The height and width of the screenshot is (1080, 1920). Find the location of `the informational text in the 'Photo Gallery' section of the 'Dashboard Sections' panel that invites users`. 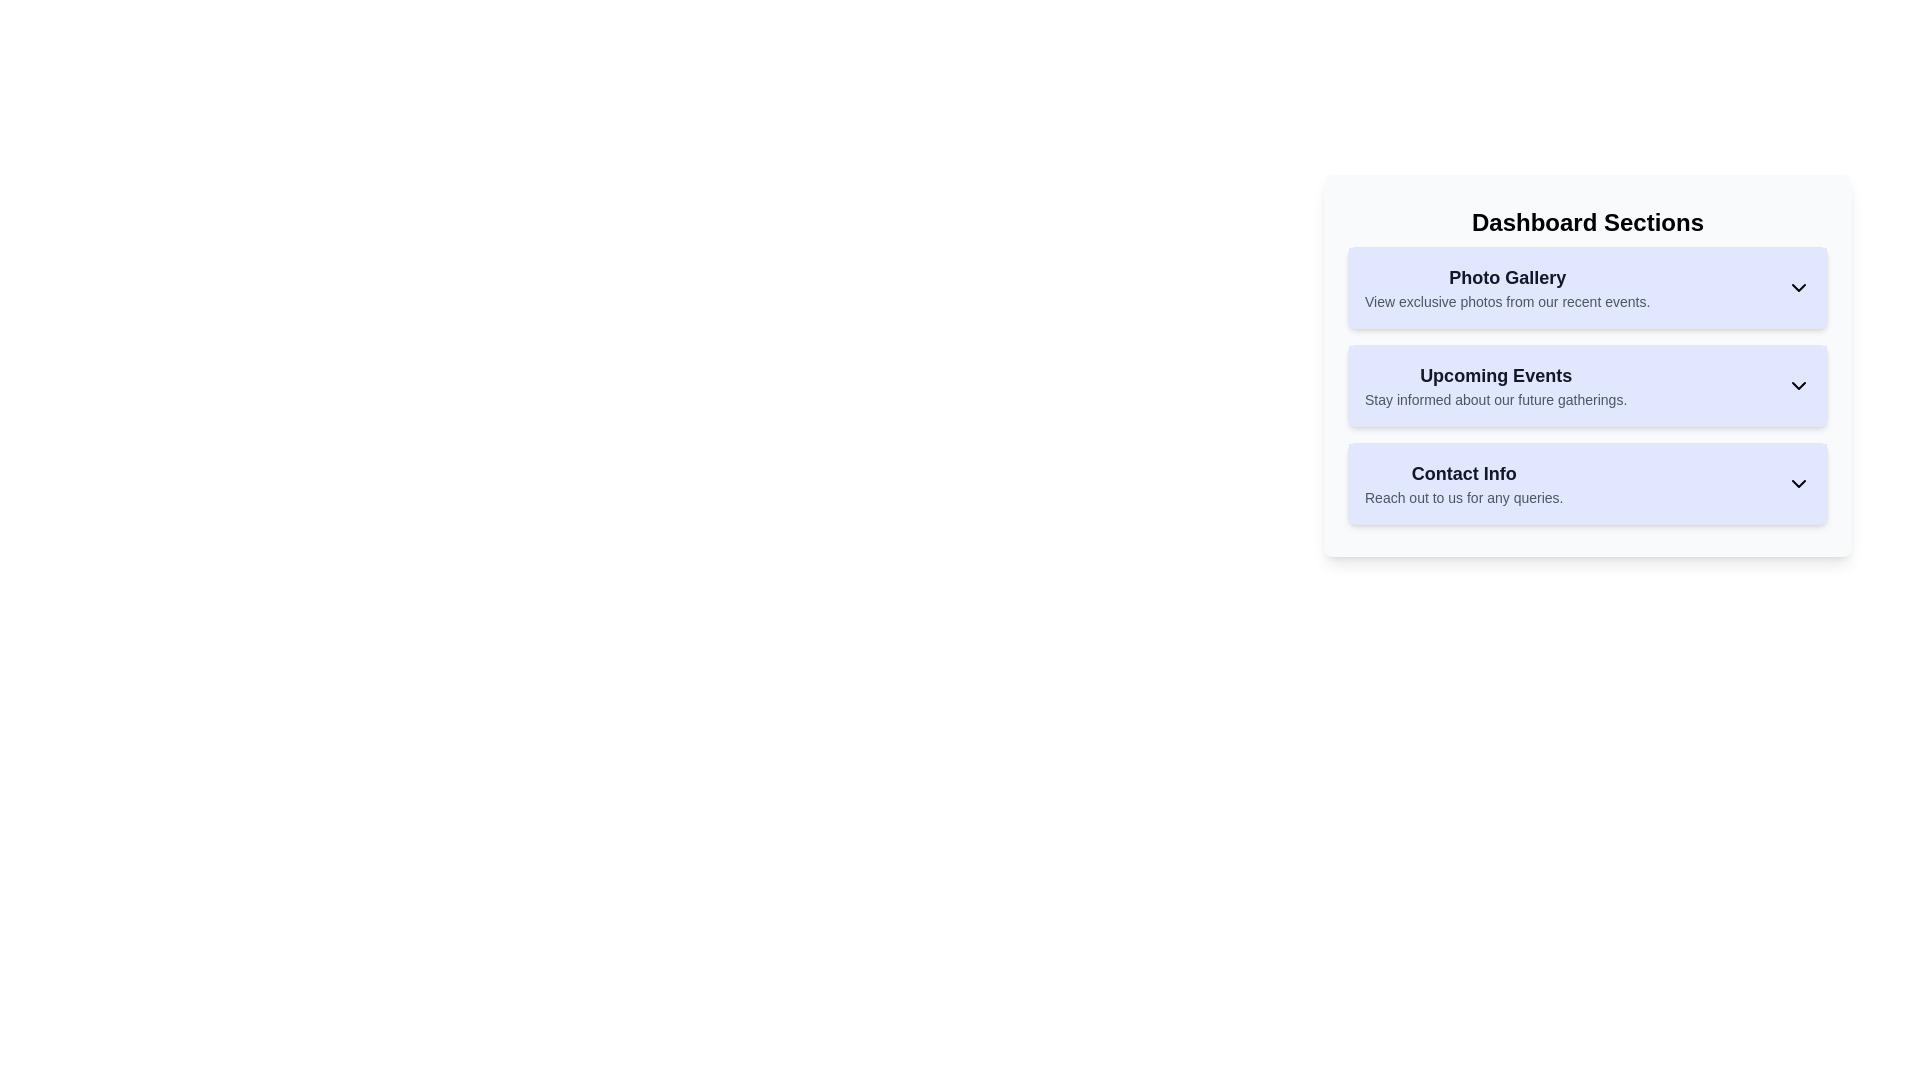

the informational text in the 'Photo Gallery' section of the 'Dashboard Sections' panel that invites users is located at coordinates (1507, 301).